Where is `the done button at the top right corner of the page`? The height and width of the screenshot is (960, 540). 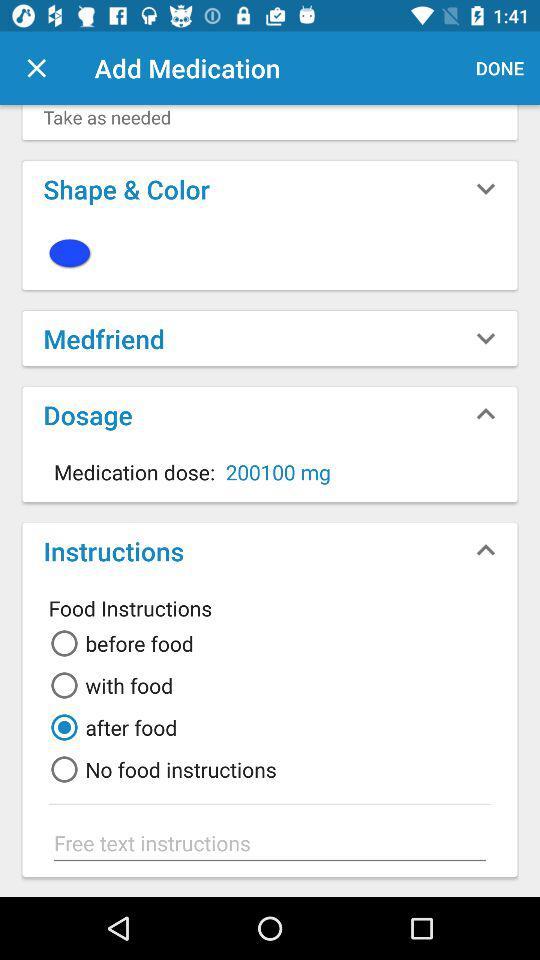
the done button at the top right corner of the page is located at coordinates (498, 68).